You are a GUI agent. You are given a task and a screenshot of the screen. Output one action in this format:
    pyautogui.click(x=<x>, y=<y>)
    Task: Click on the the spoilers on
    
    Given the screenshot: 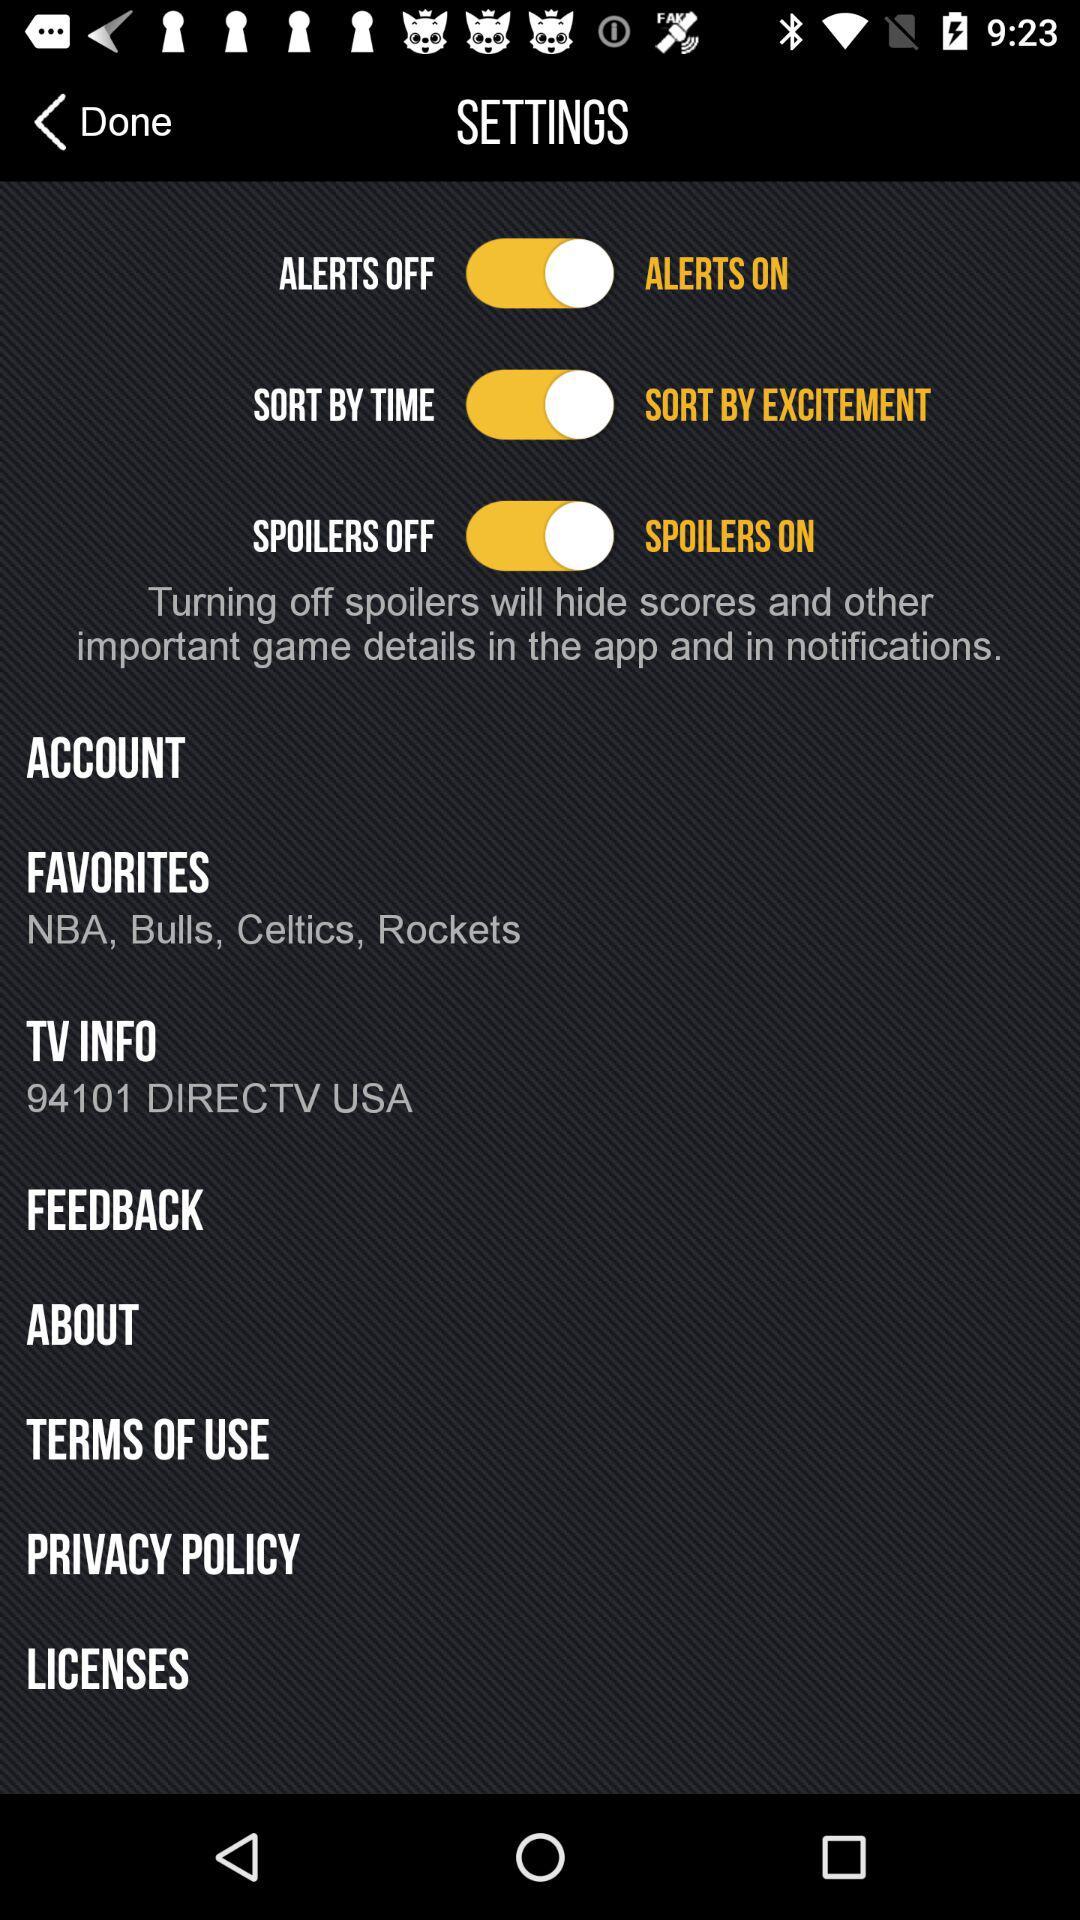 What is the action you would take?
    pyautogui.click(x=849, y=535)
    